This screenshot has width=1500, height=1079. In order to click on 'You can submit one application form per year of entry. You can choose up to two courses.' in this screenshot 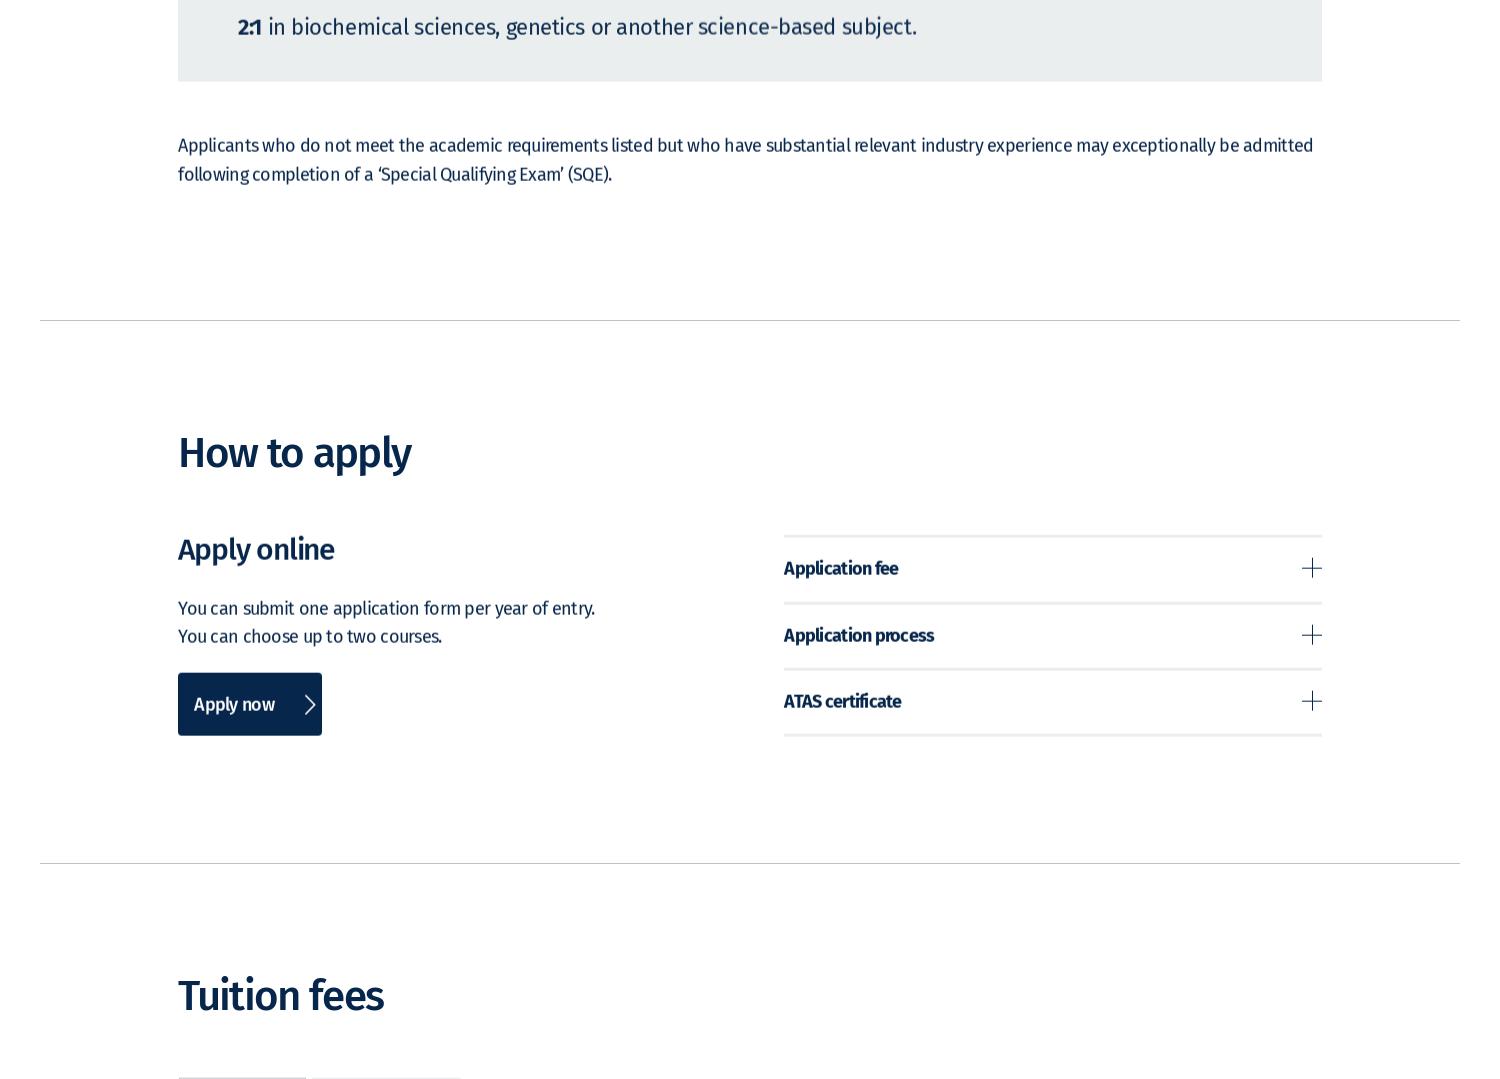, I will do `click(385, 649)`.